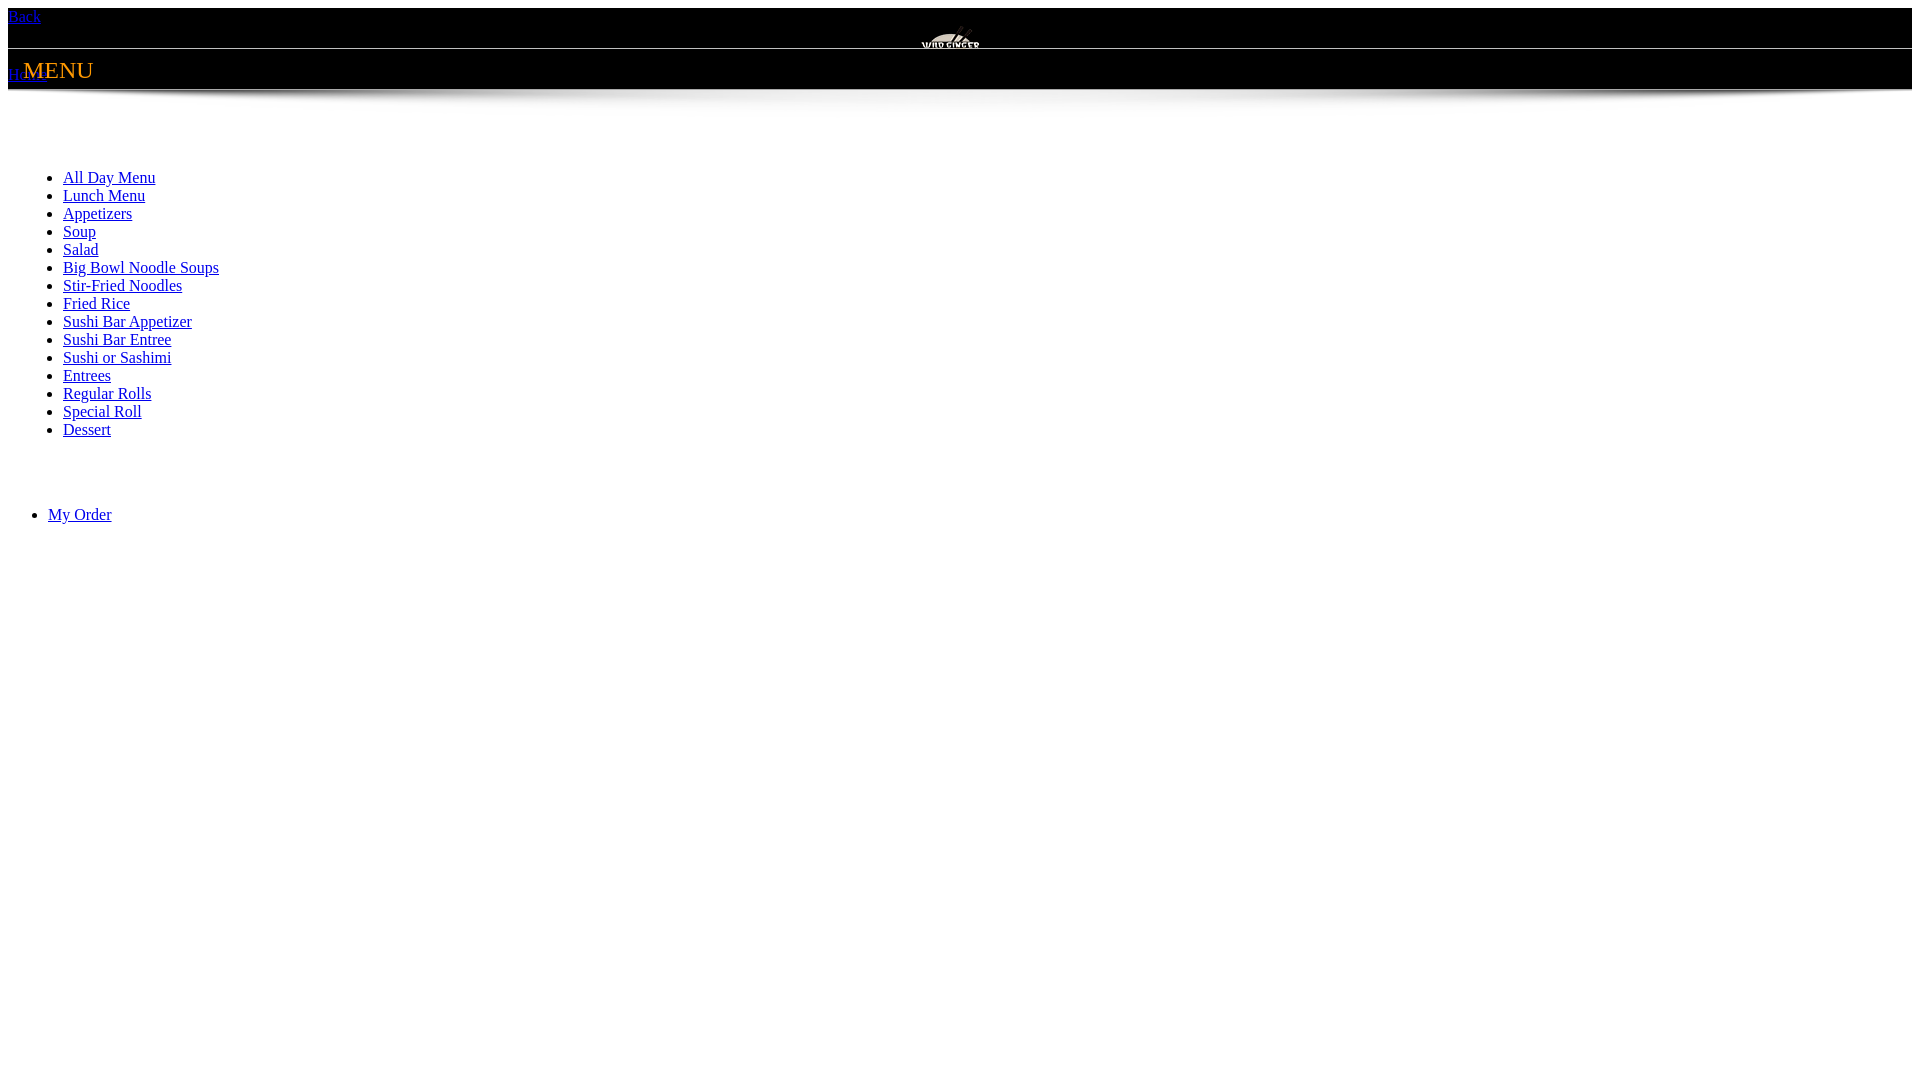 This screenshot has width=1920, height=1080. What do you see at coordinates (24, 16) in the screenshot?
I see `'Back'` at bounding box center [24, 16].